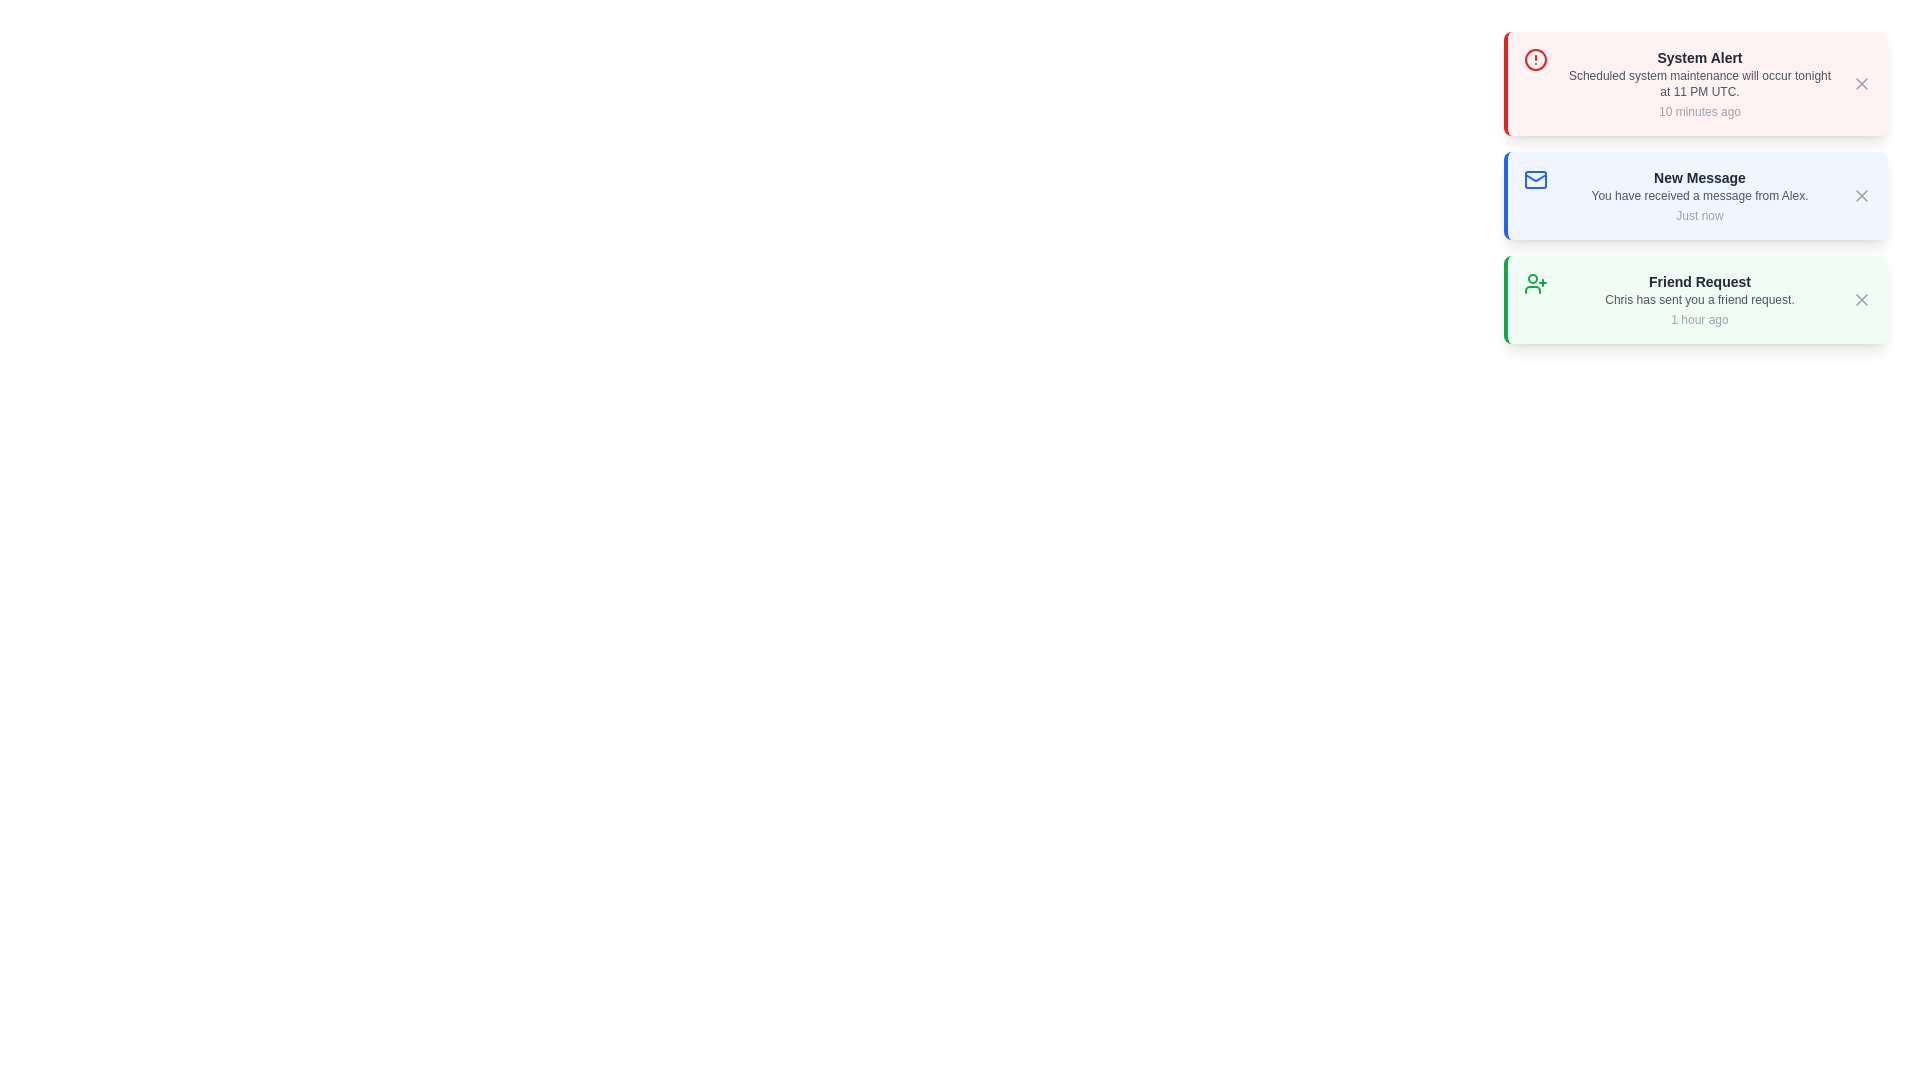 The width and height of the screenshot is (1920, 1080). I want to click on the top left stroke of the 'X' shape close icon located in the top right corner of the 'System Alert' notification card, so click(1861, 83).